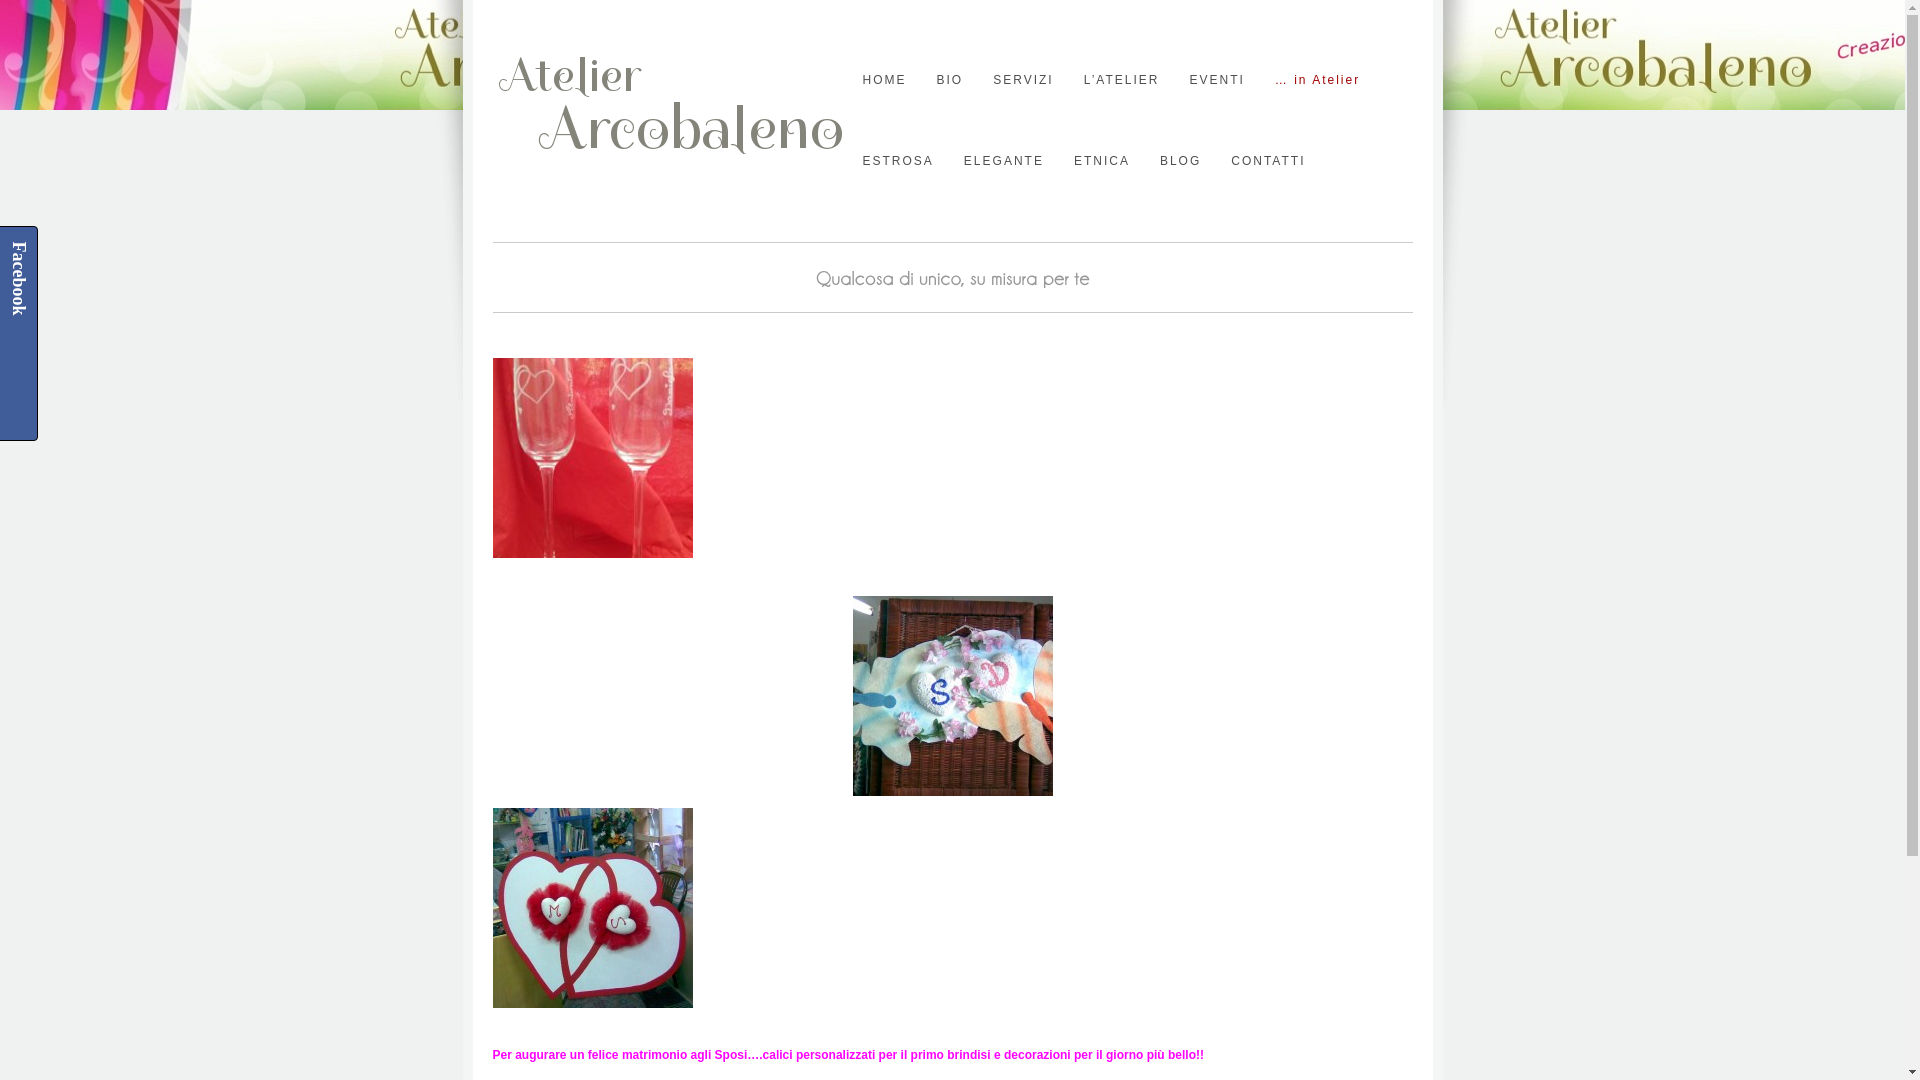 The image size is (1920, 1080). What do you see at coordinates (882, 79) in the screenshot?
I see `'HOME'` at bounding box center [882, 79].